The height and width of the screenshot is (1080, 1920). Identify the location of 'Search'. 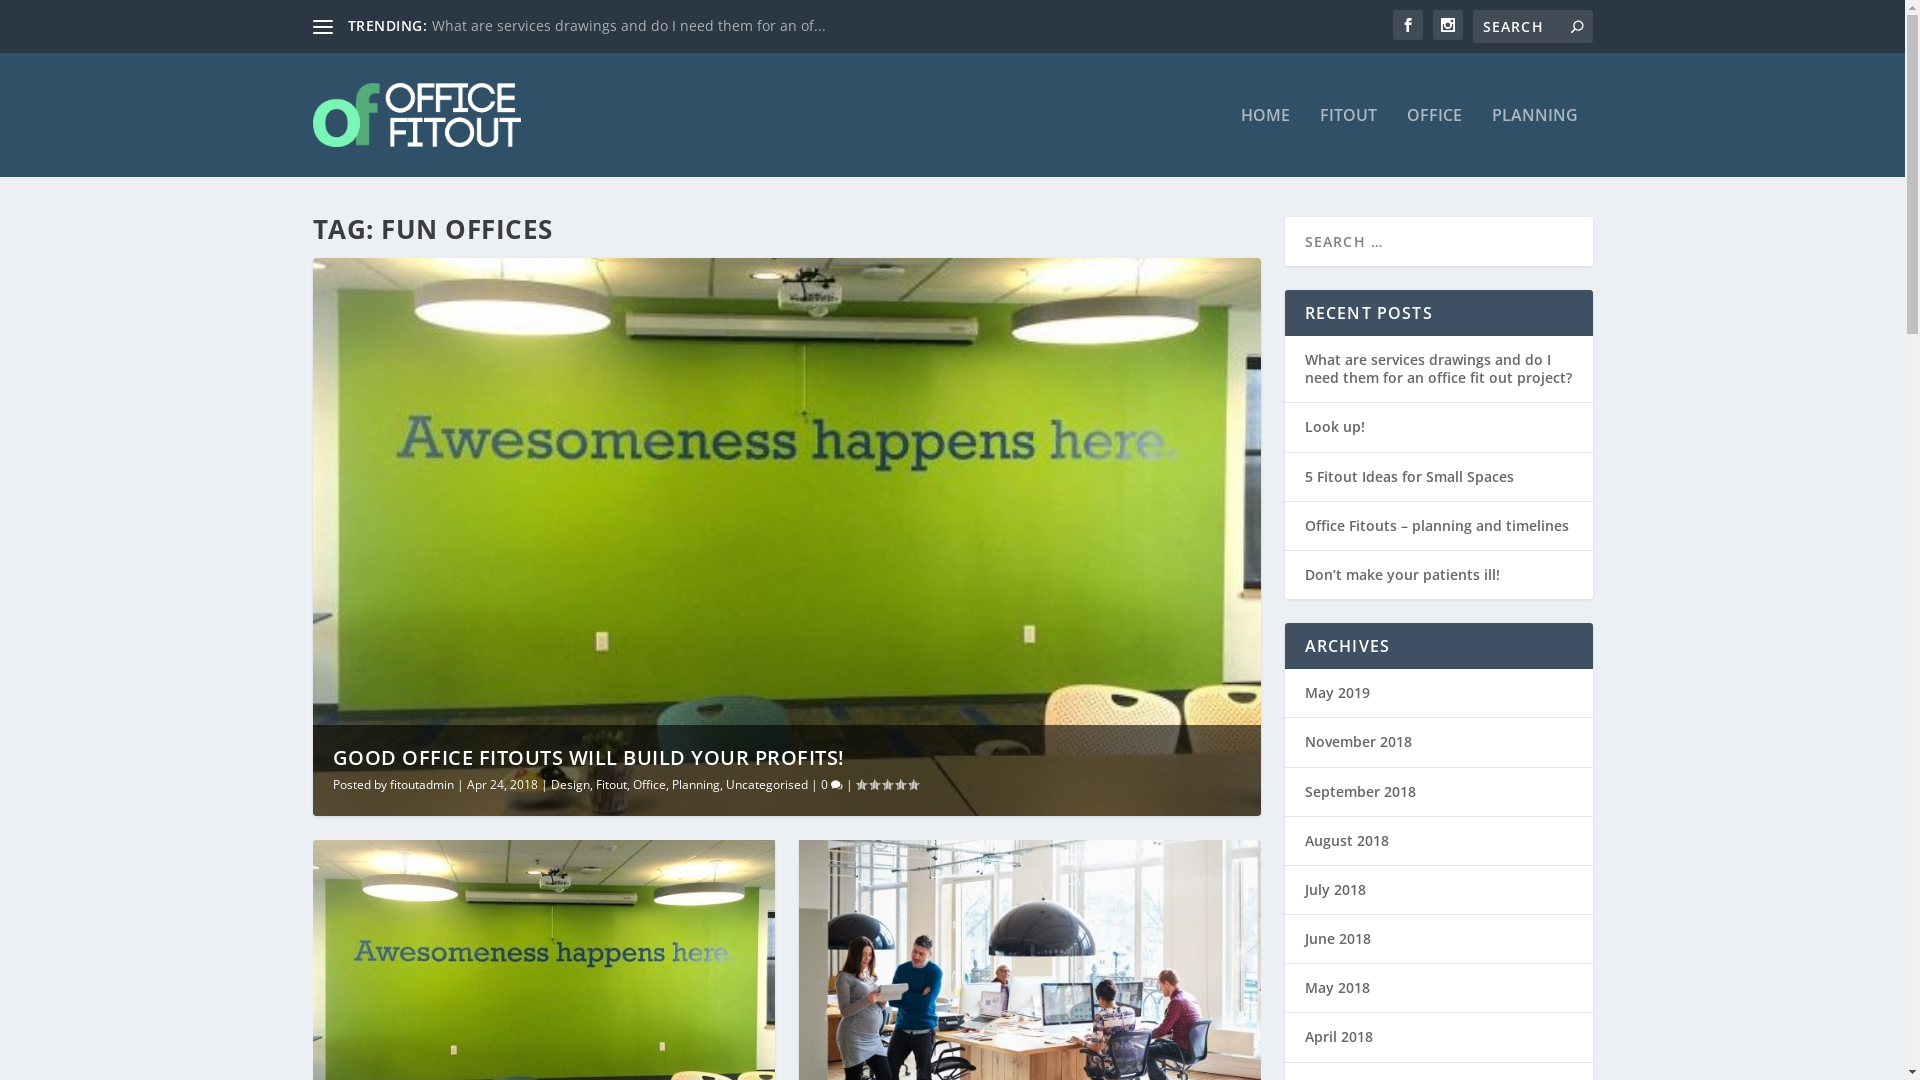
(0, 19).